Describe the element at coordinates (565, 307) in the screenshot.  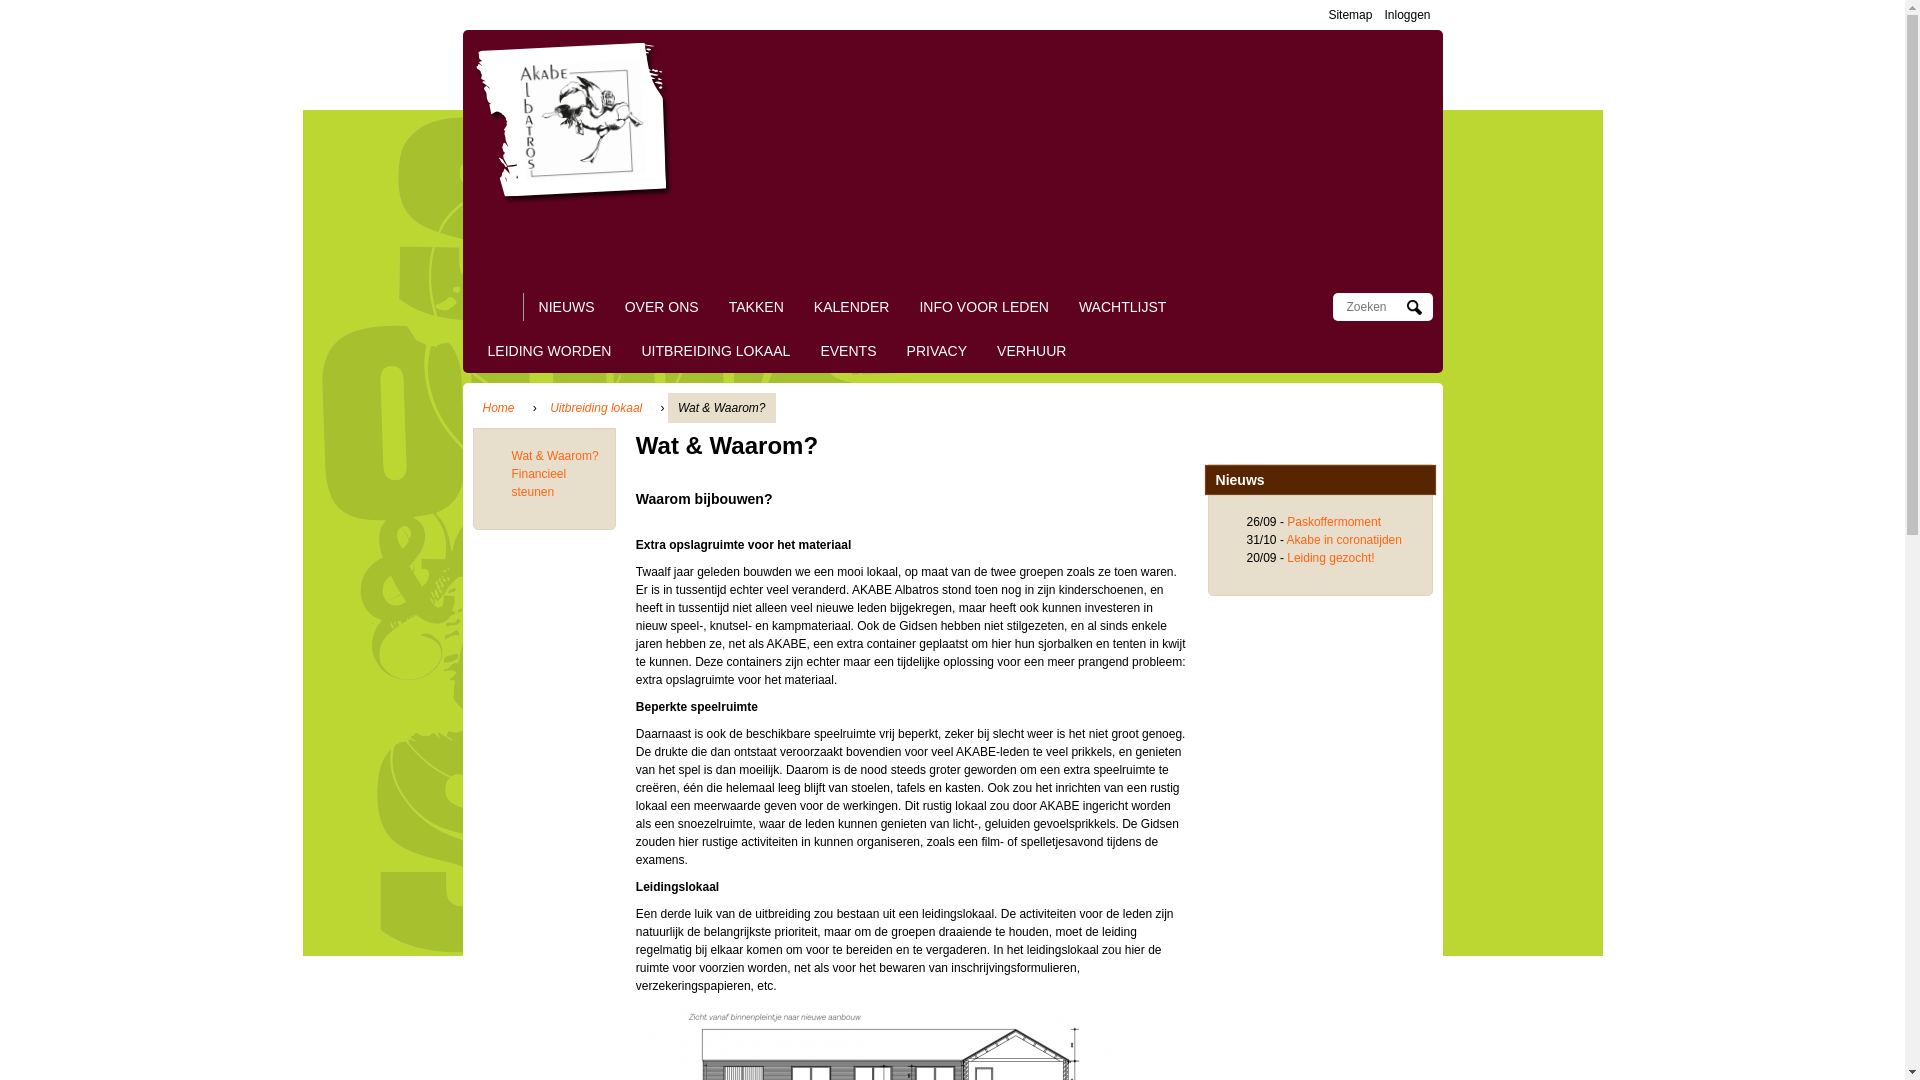
I see `'NIEUWS'` at that location.